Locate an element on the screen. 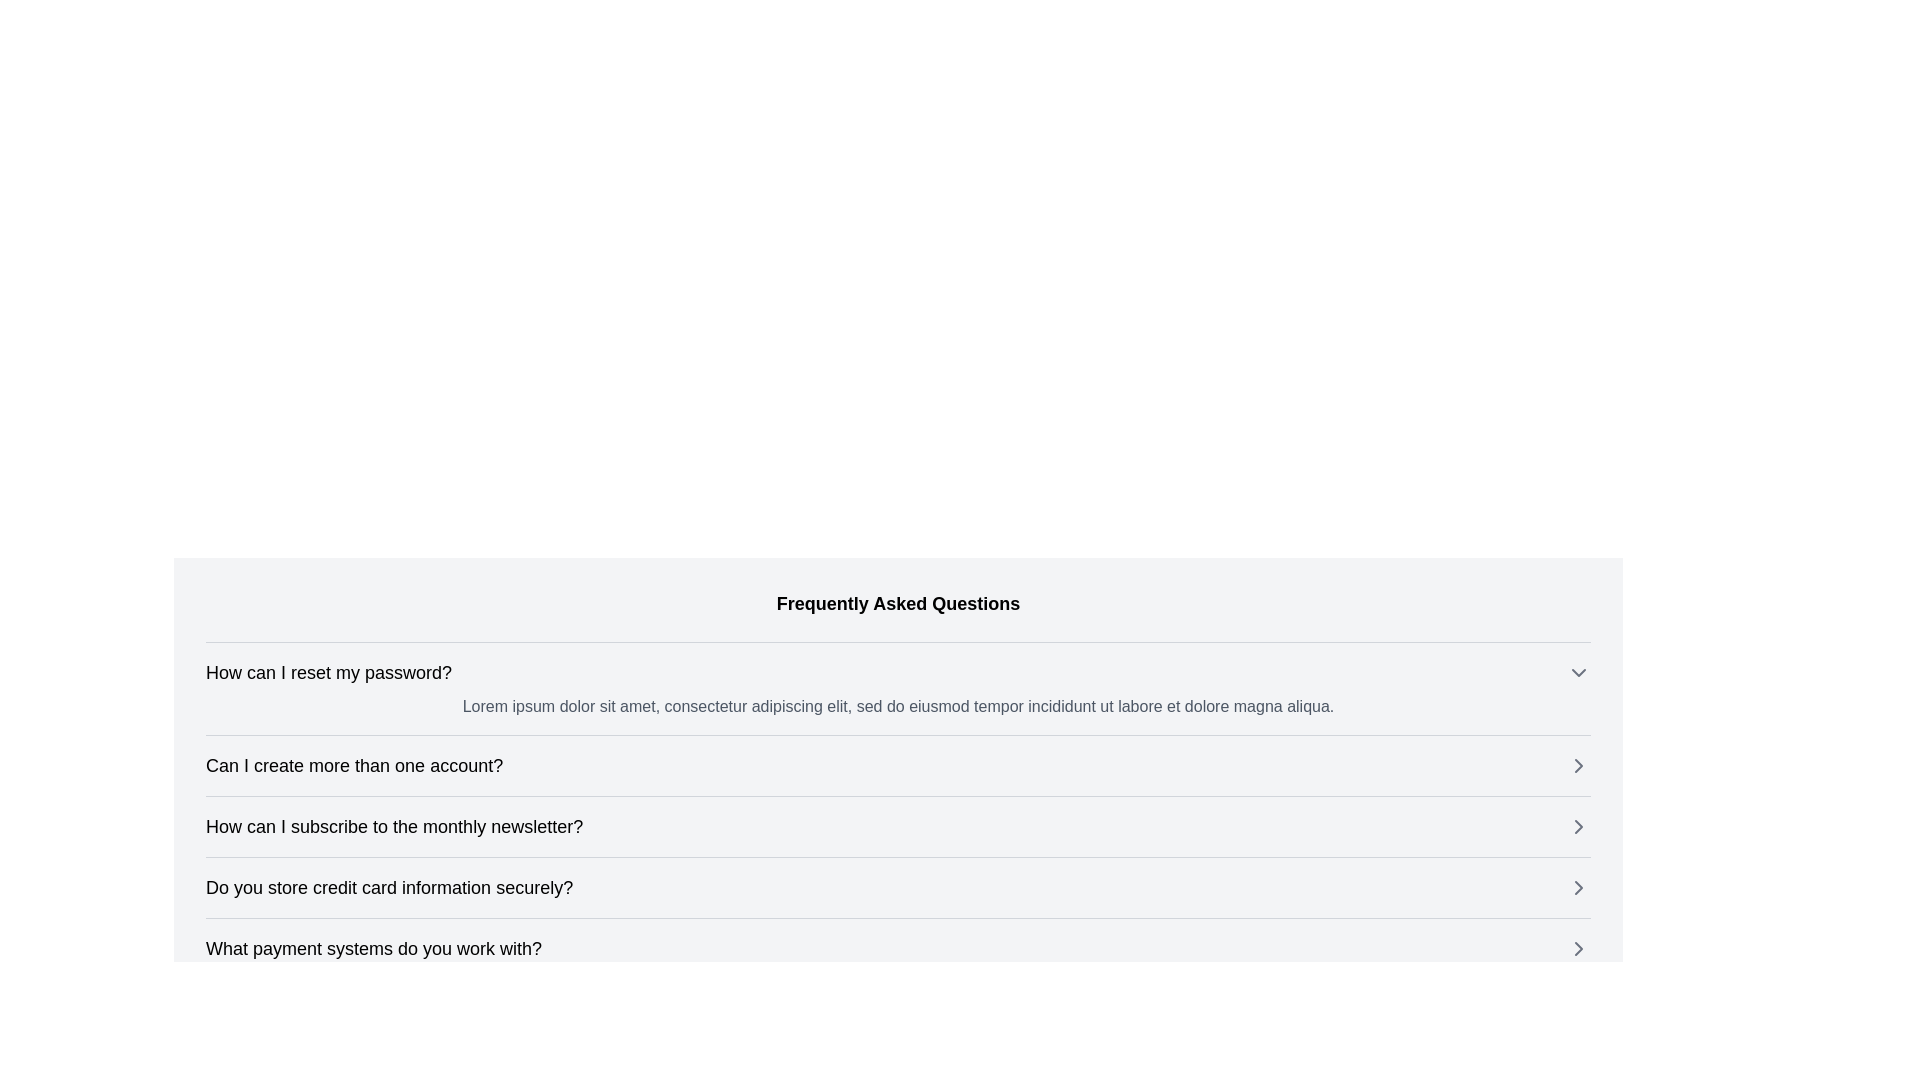  the chevron-down icon located at the far right of the row containing the text 'How can I reset my password?' is located at coordinates (1578, 672).